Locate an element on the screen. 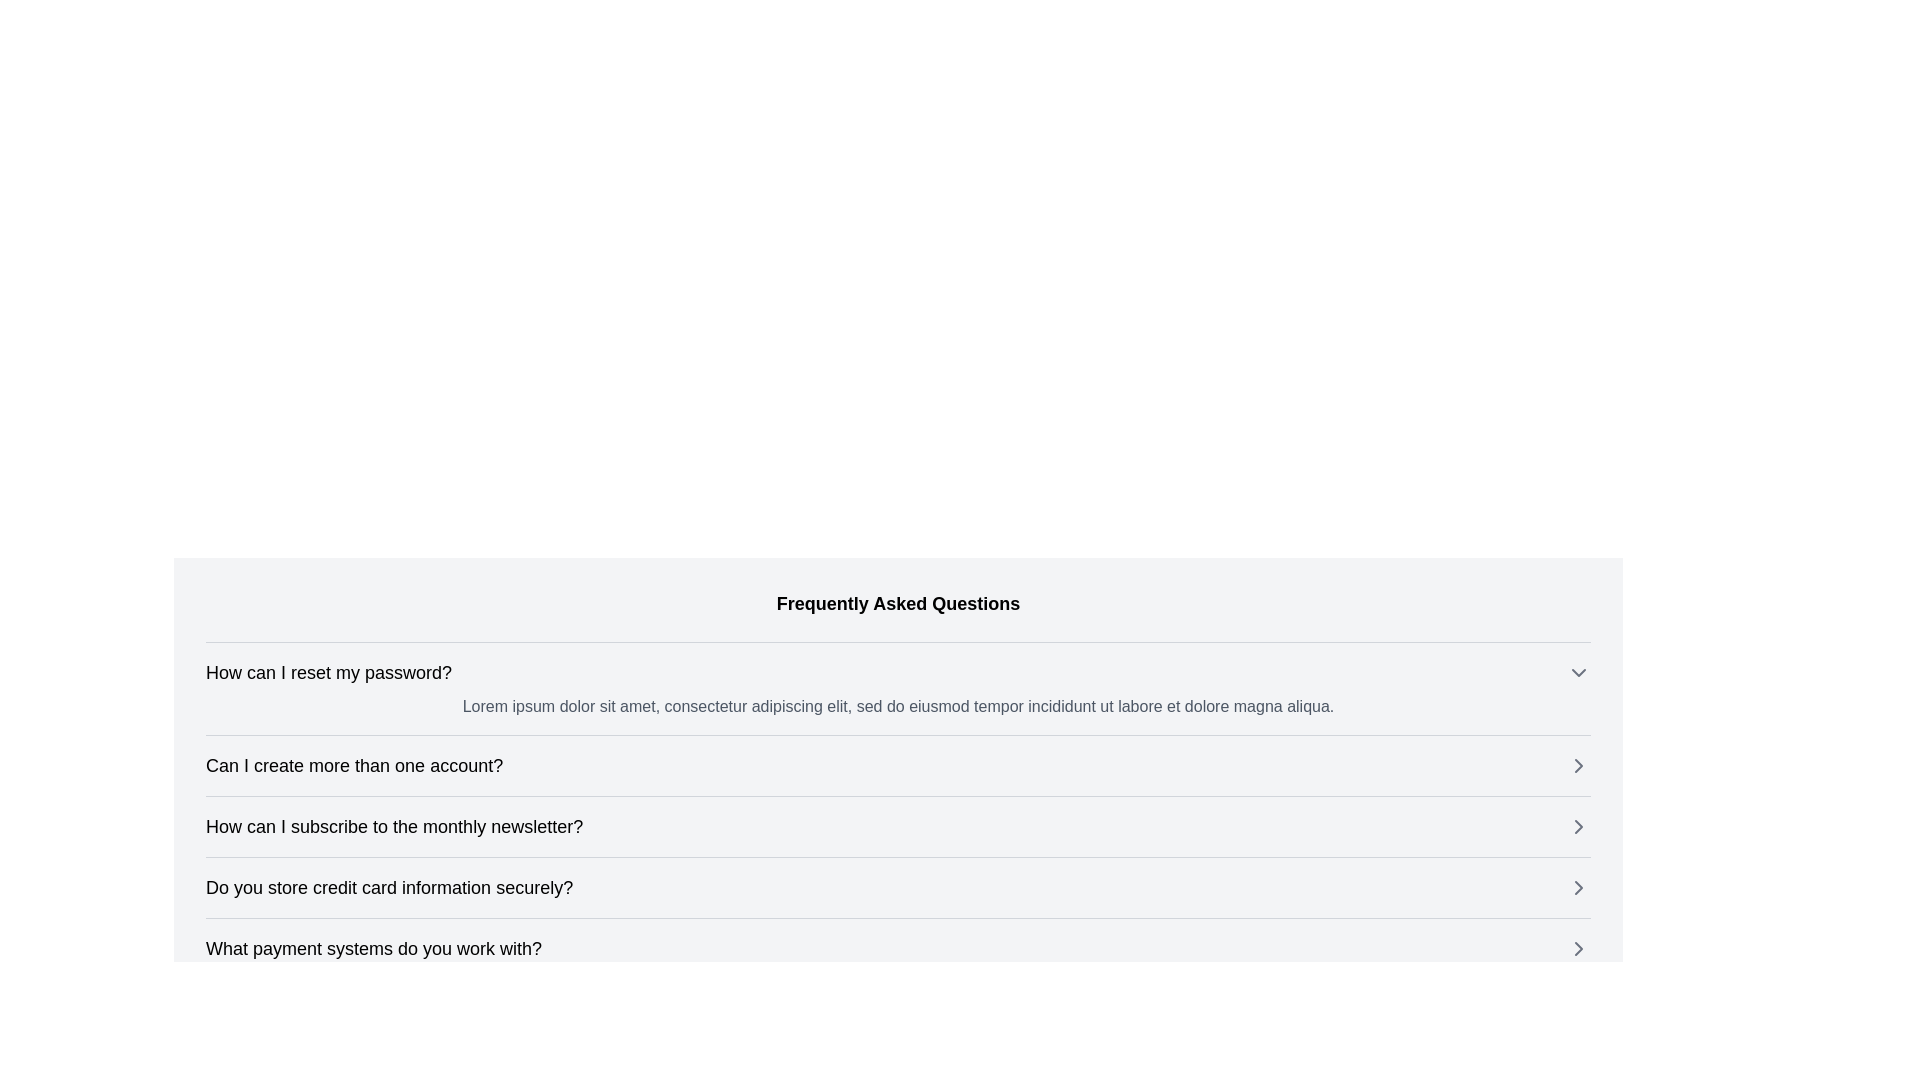  the chevron-down icon located at the far right of the row containing the text 'How can I reset my password?' is located at coordinates (1578, 672).